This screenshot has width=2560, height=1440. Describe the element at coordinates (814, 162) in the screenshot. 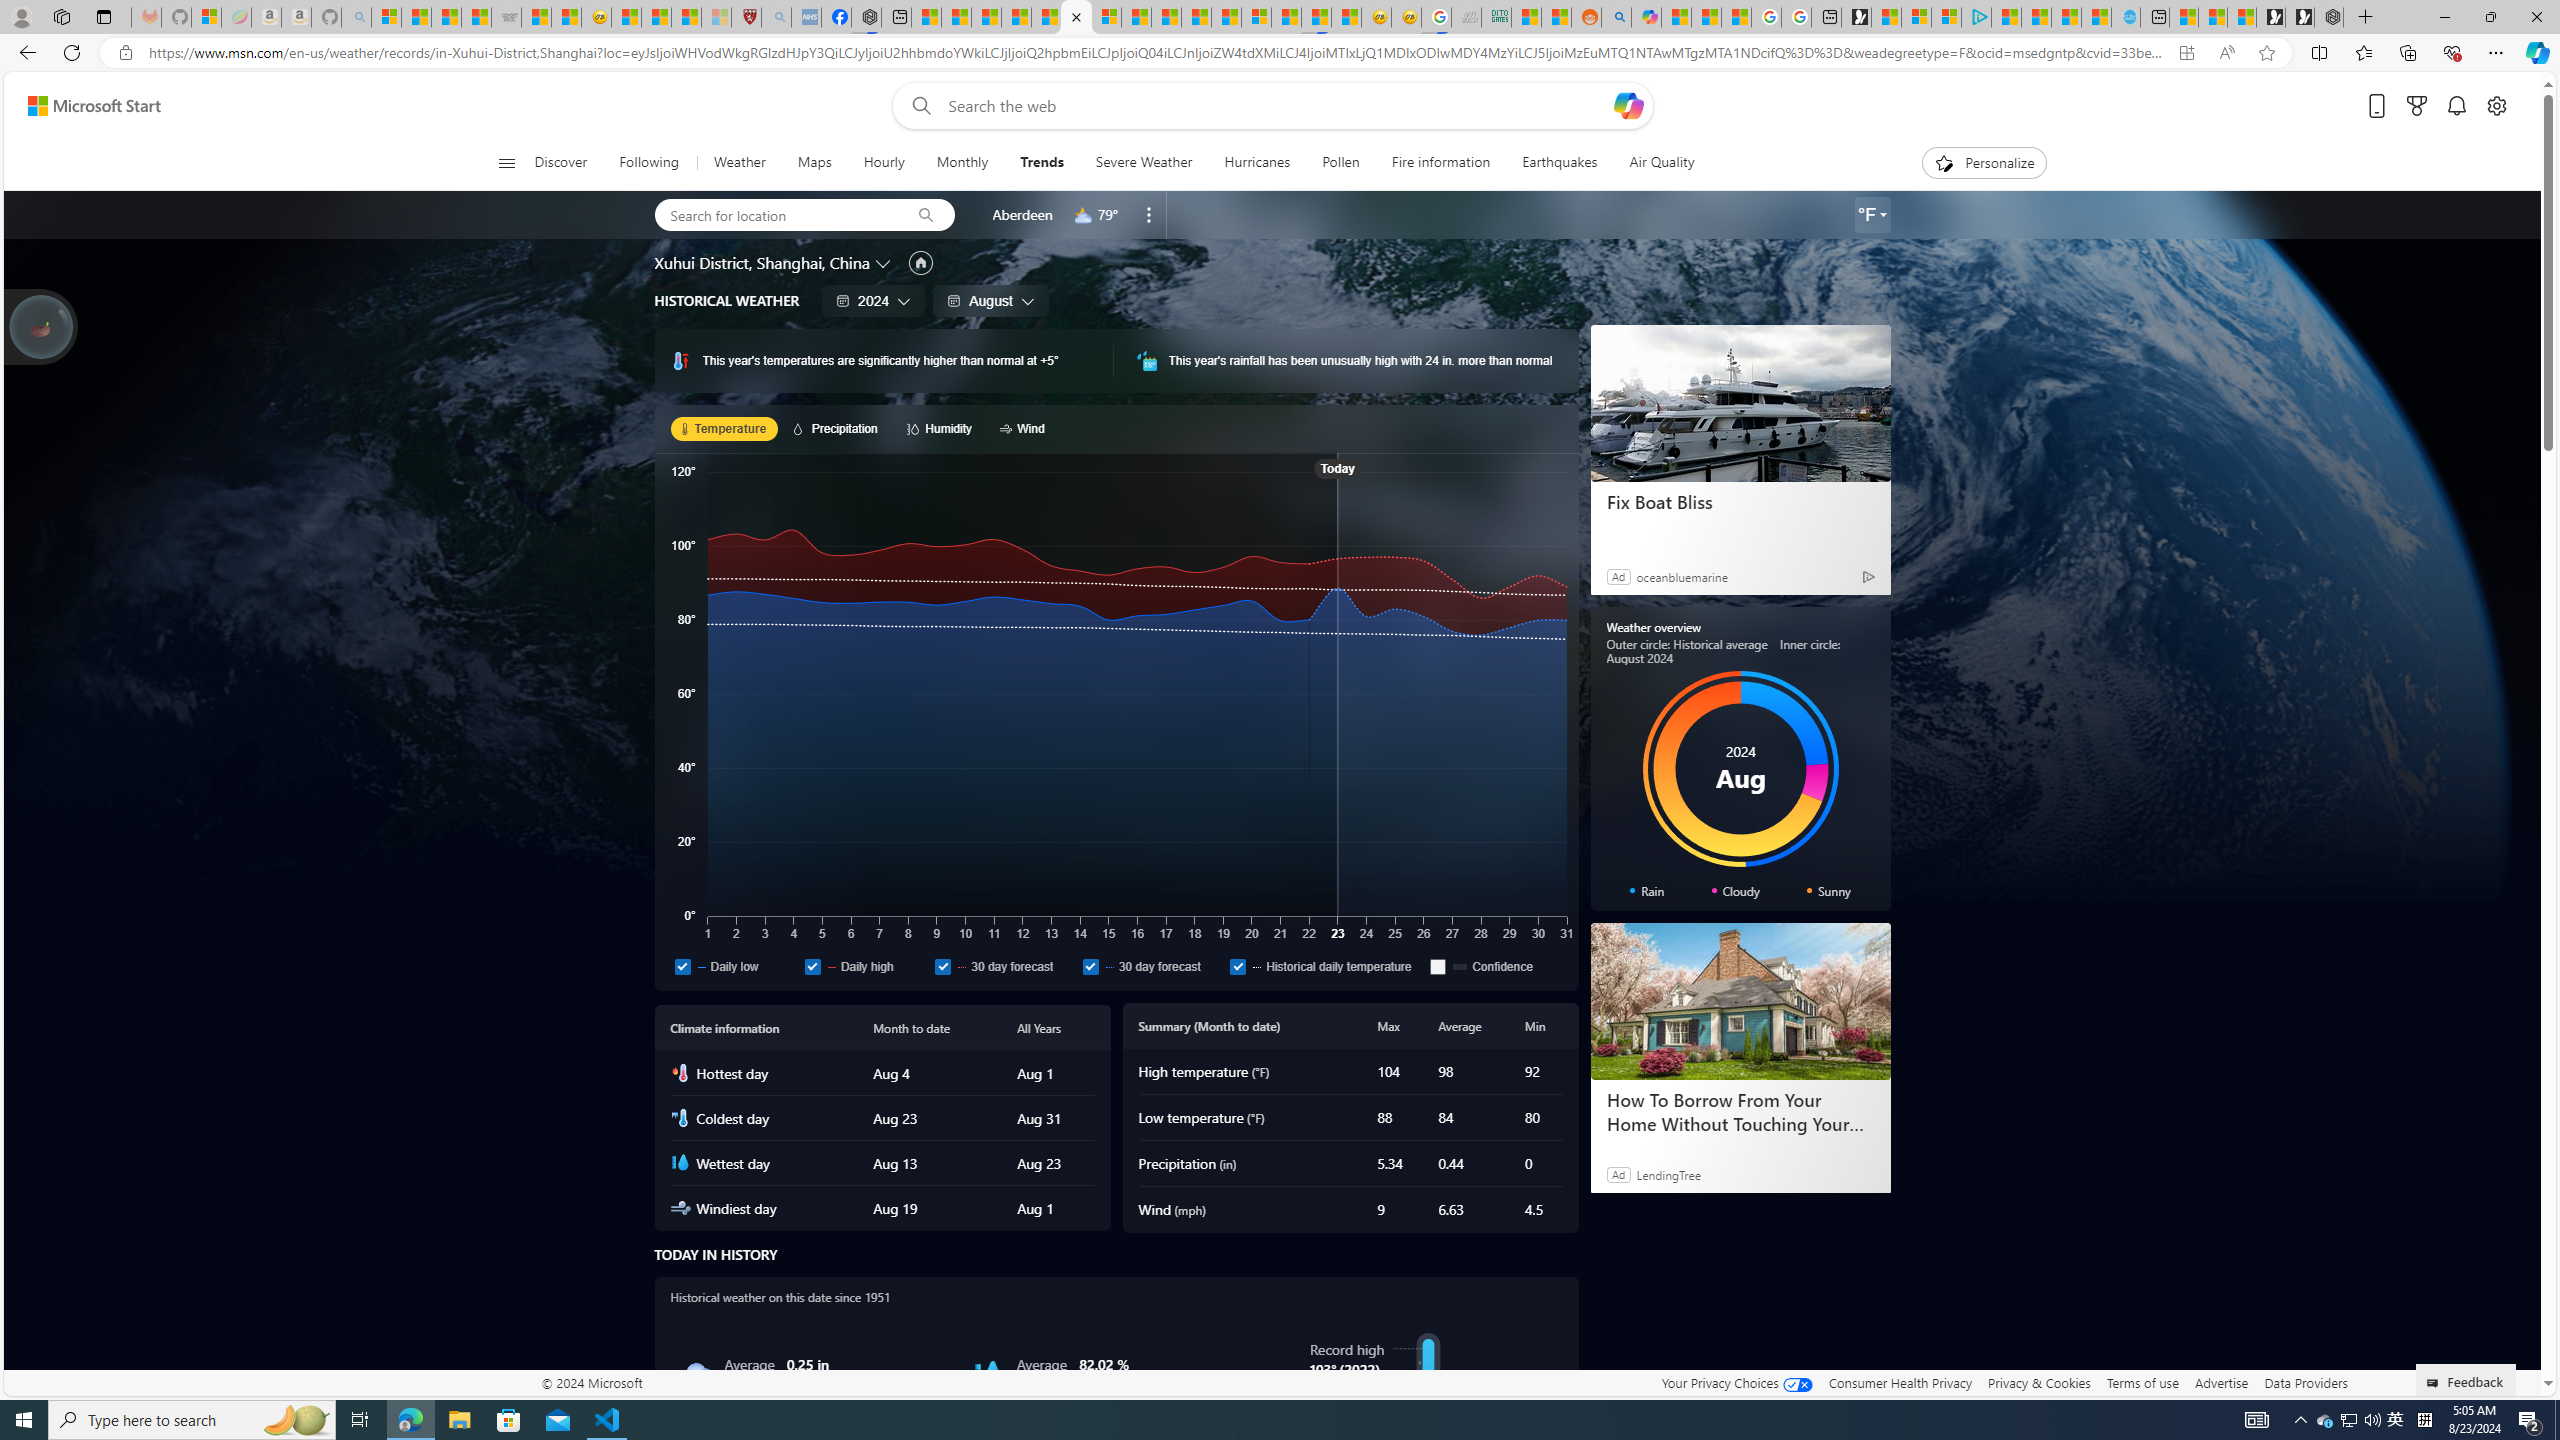

I see `'Maps'` at that location.